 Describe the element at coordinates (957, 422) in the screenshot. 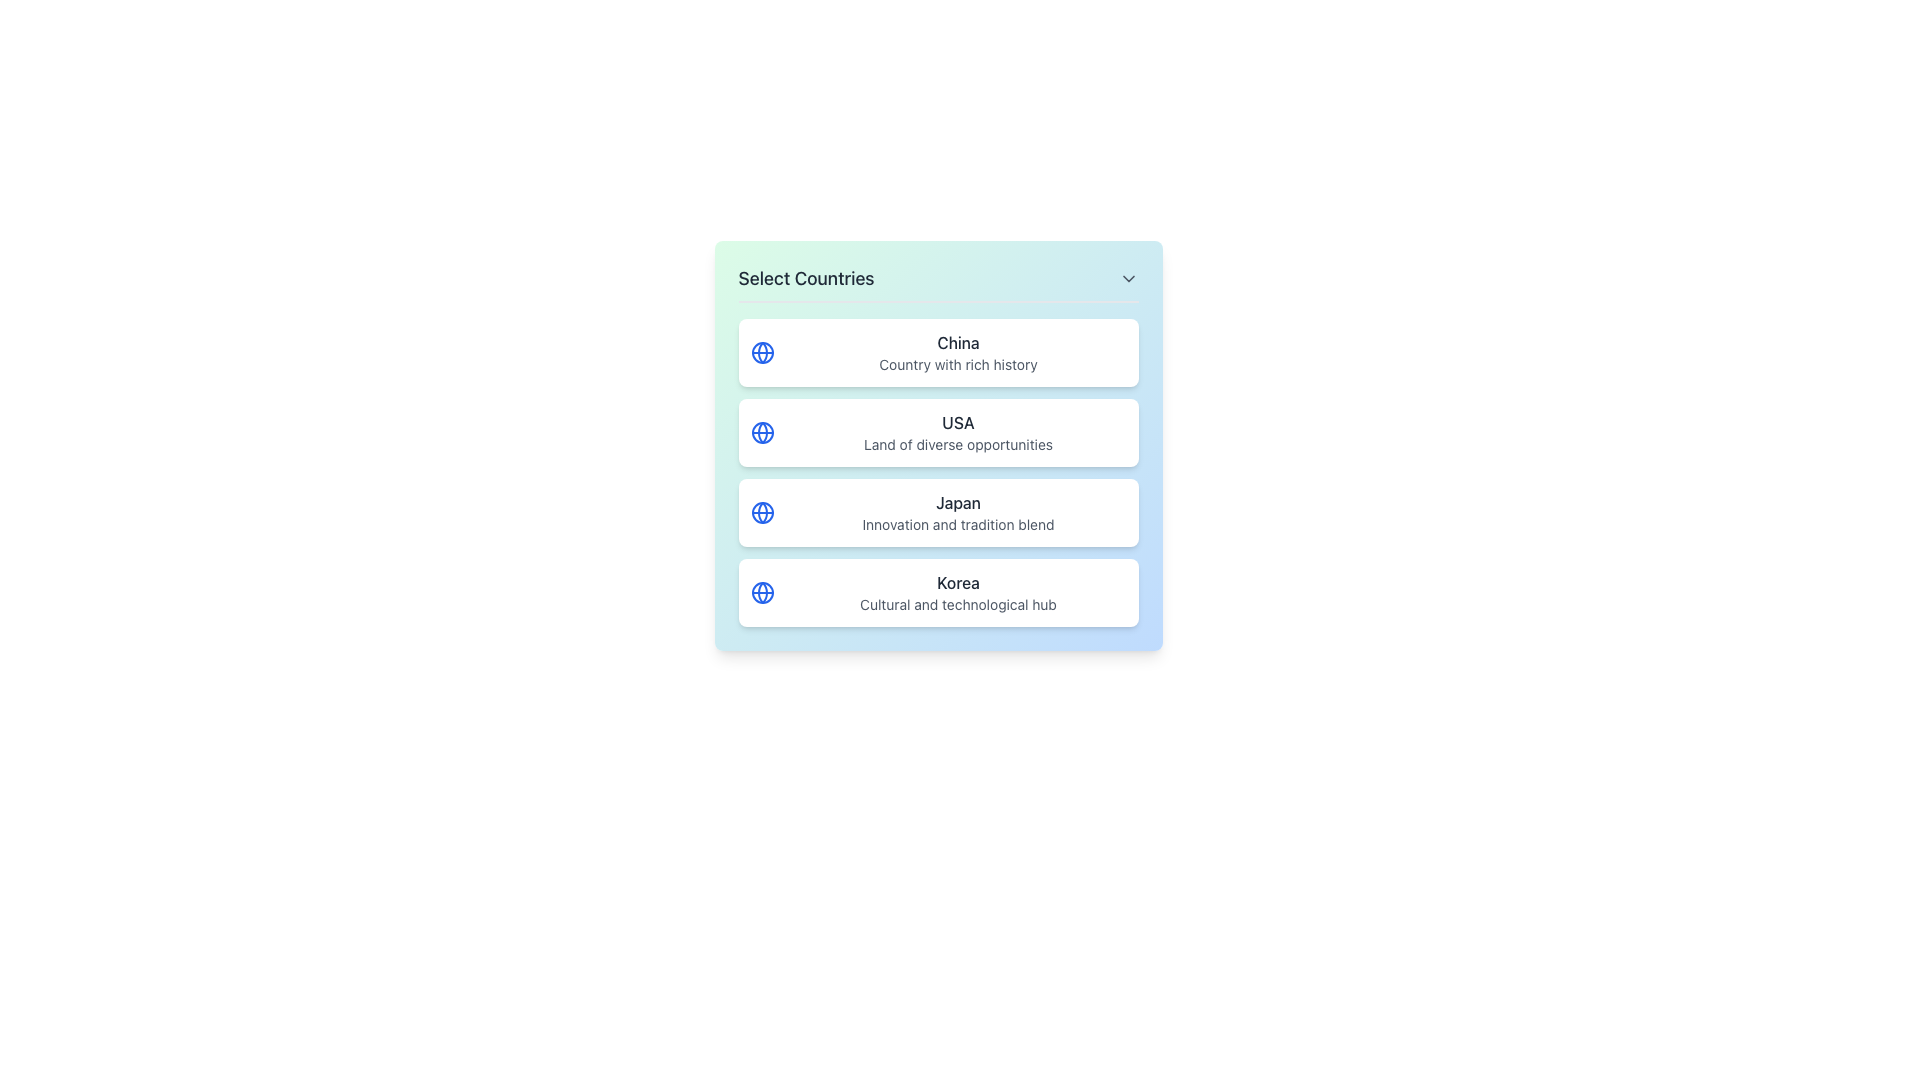

I see `text label displaying 'USA', which is the title of a country, located in the second item of a vertical list of countries` at that location.